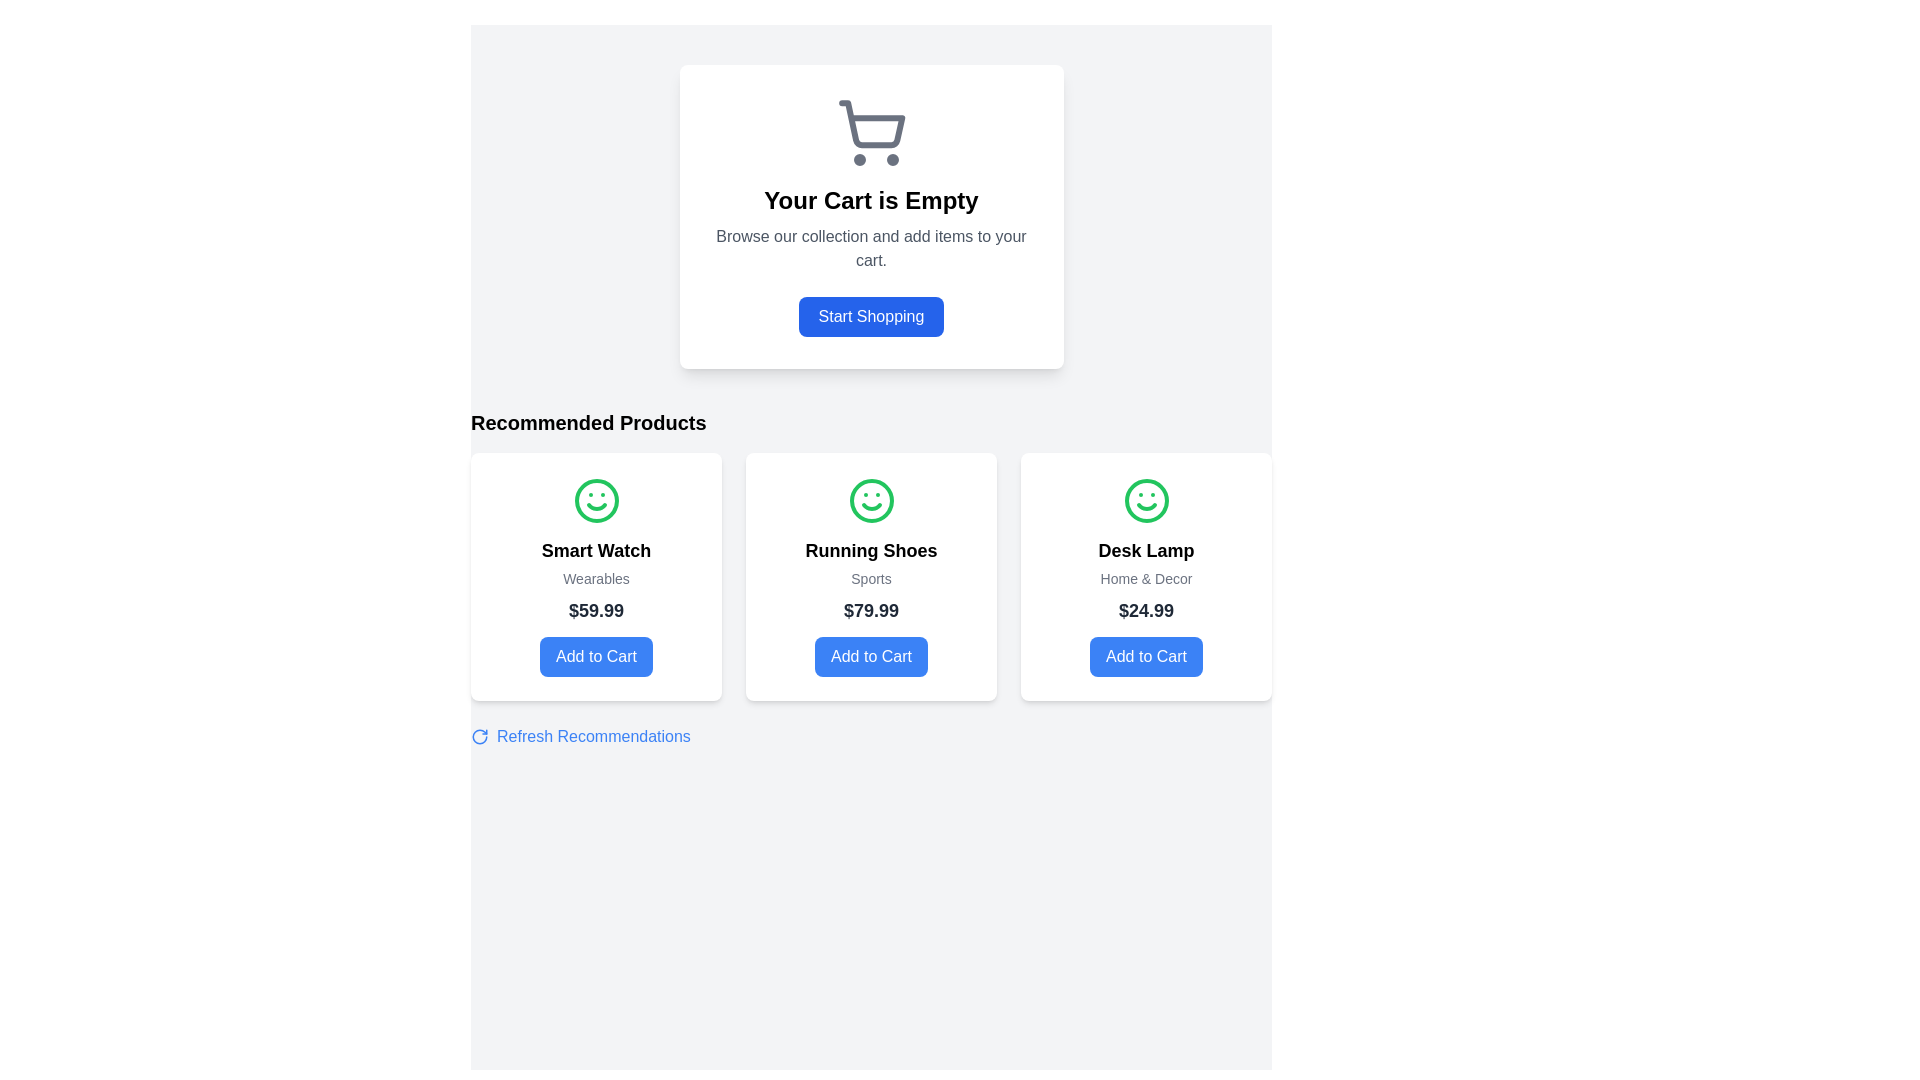 Image resolution: width=1920 pixels, height=1080 pixels. What do you see at coordinates (1146, 500) in the screenshot?
I see `the circular smiley face icon with a green stroke located at the top of the 'Desk Lamp' card in the 'Recommended Products' section` at bounding box center [1146, 500].